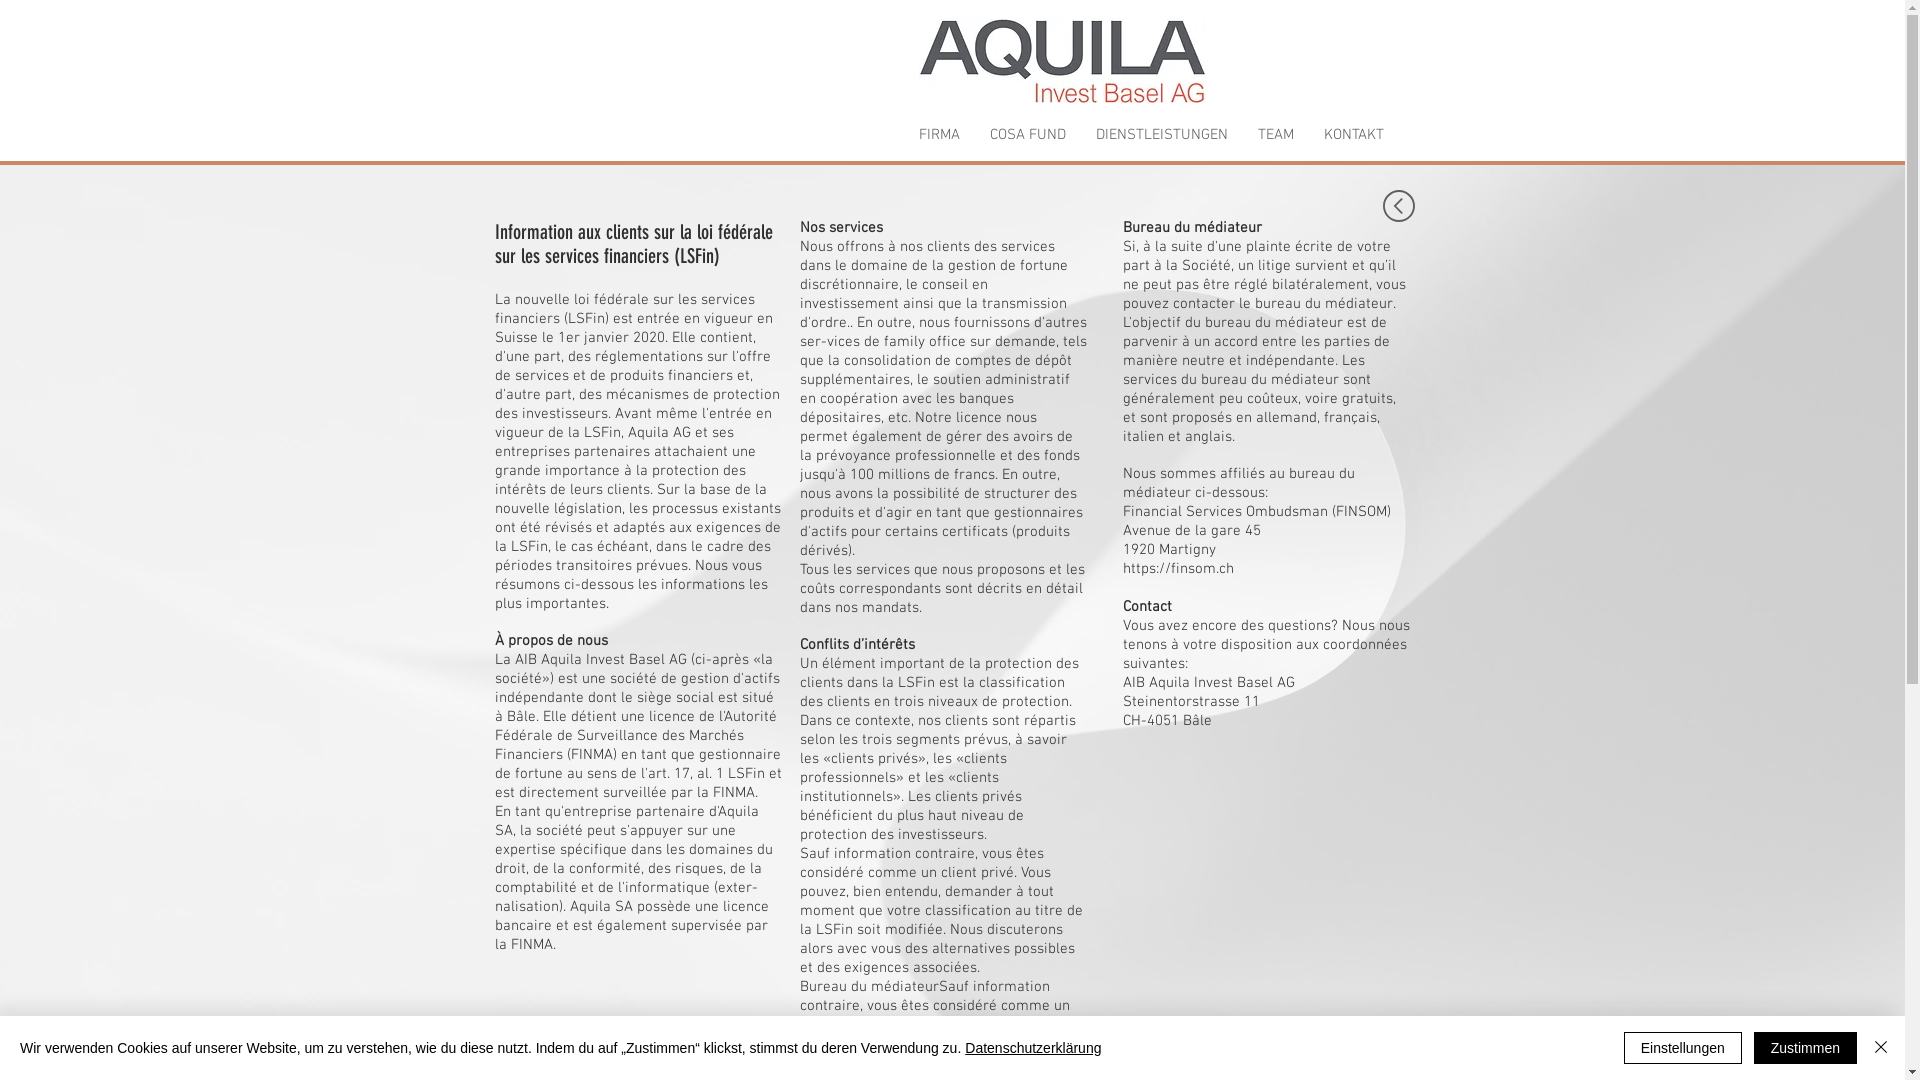 The width and height of the screenshot is (1920, 1080). What do you see at coordinates (1274, 135) in the screenshot?
I see `'TEAM'` at bounding box center [1274, 135].